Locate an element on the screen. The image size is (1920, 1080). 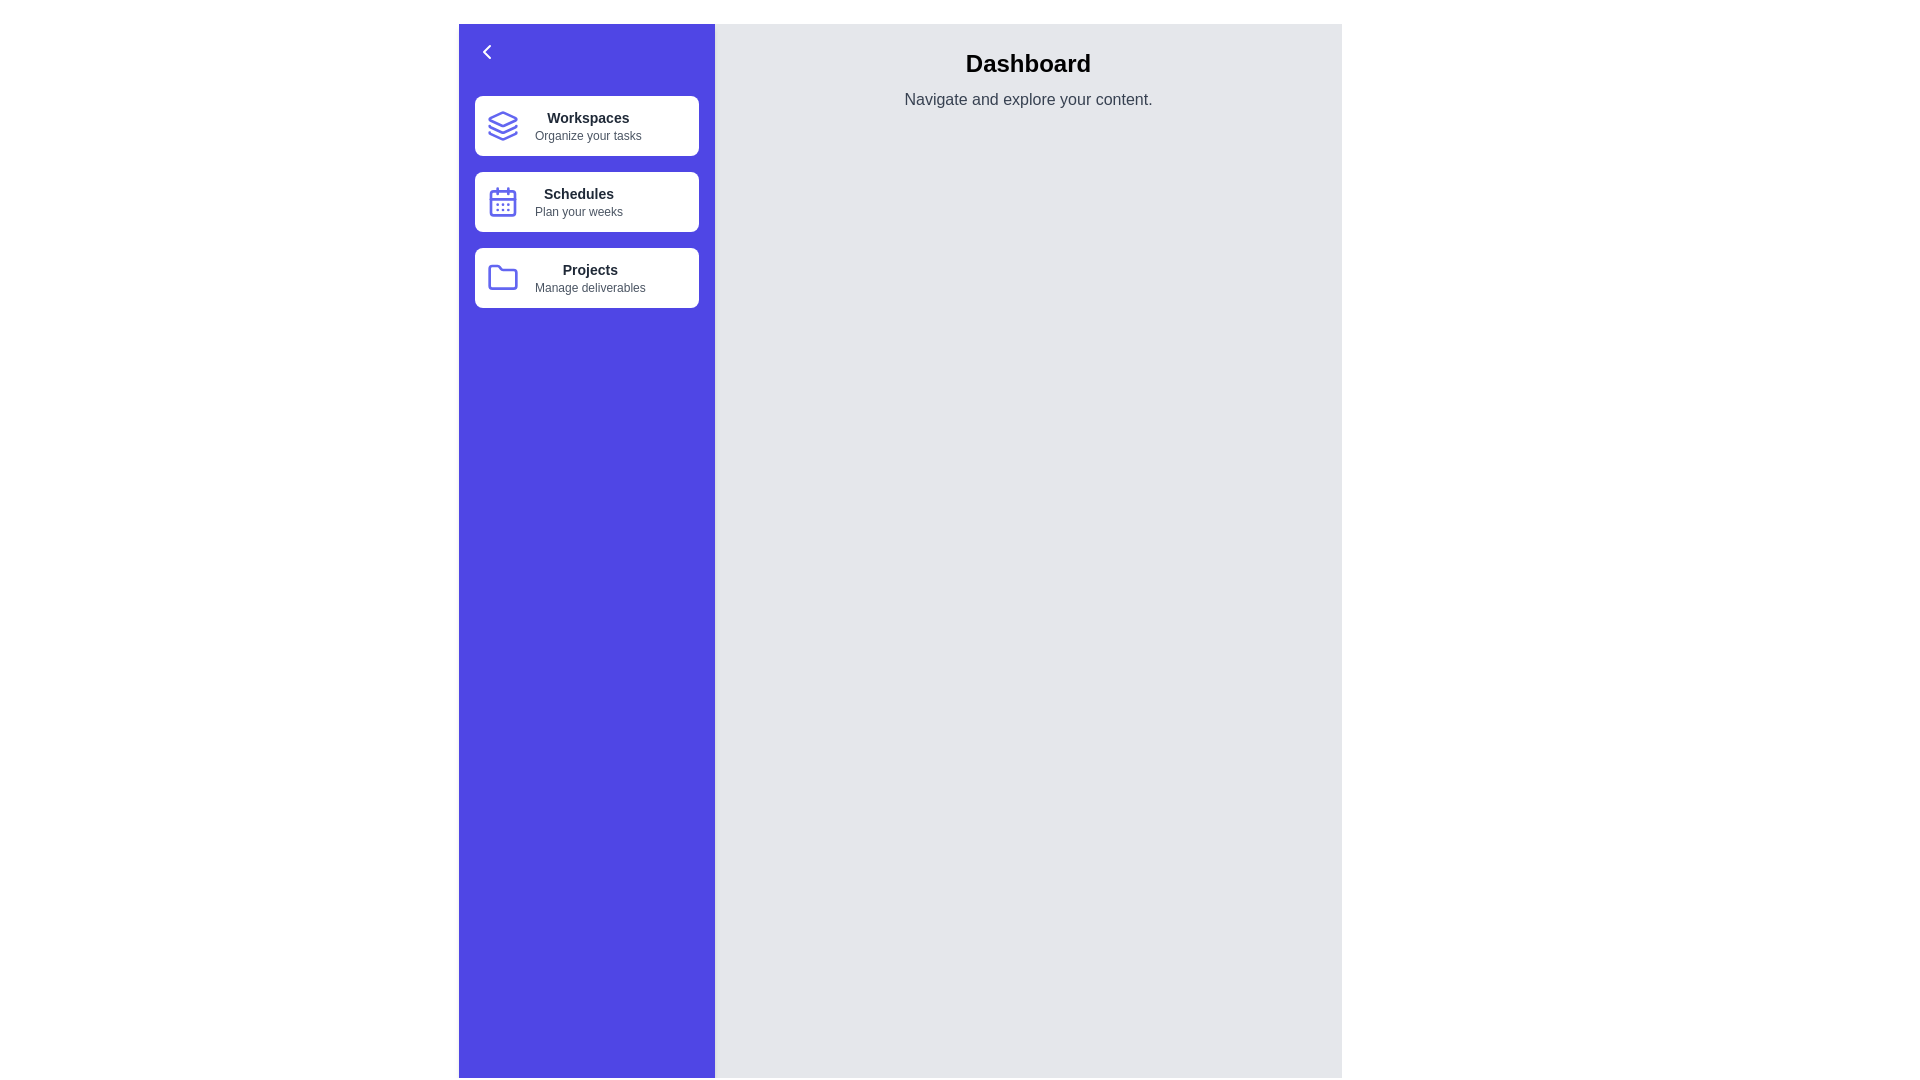
the icon of the menu item Workspaces is located at coordinates (503, 126).